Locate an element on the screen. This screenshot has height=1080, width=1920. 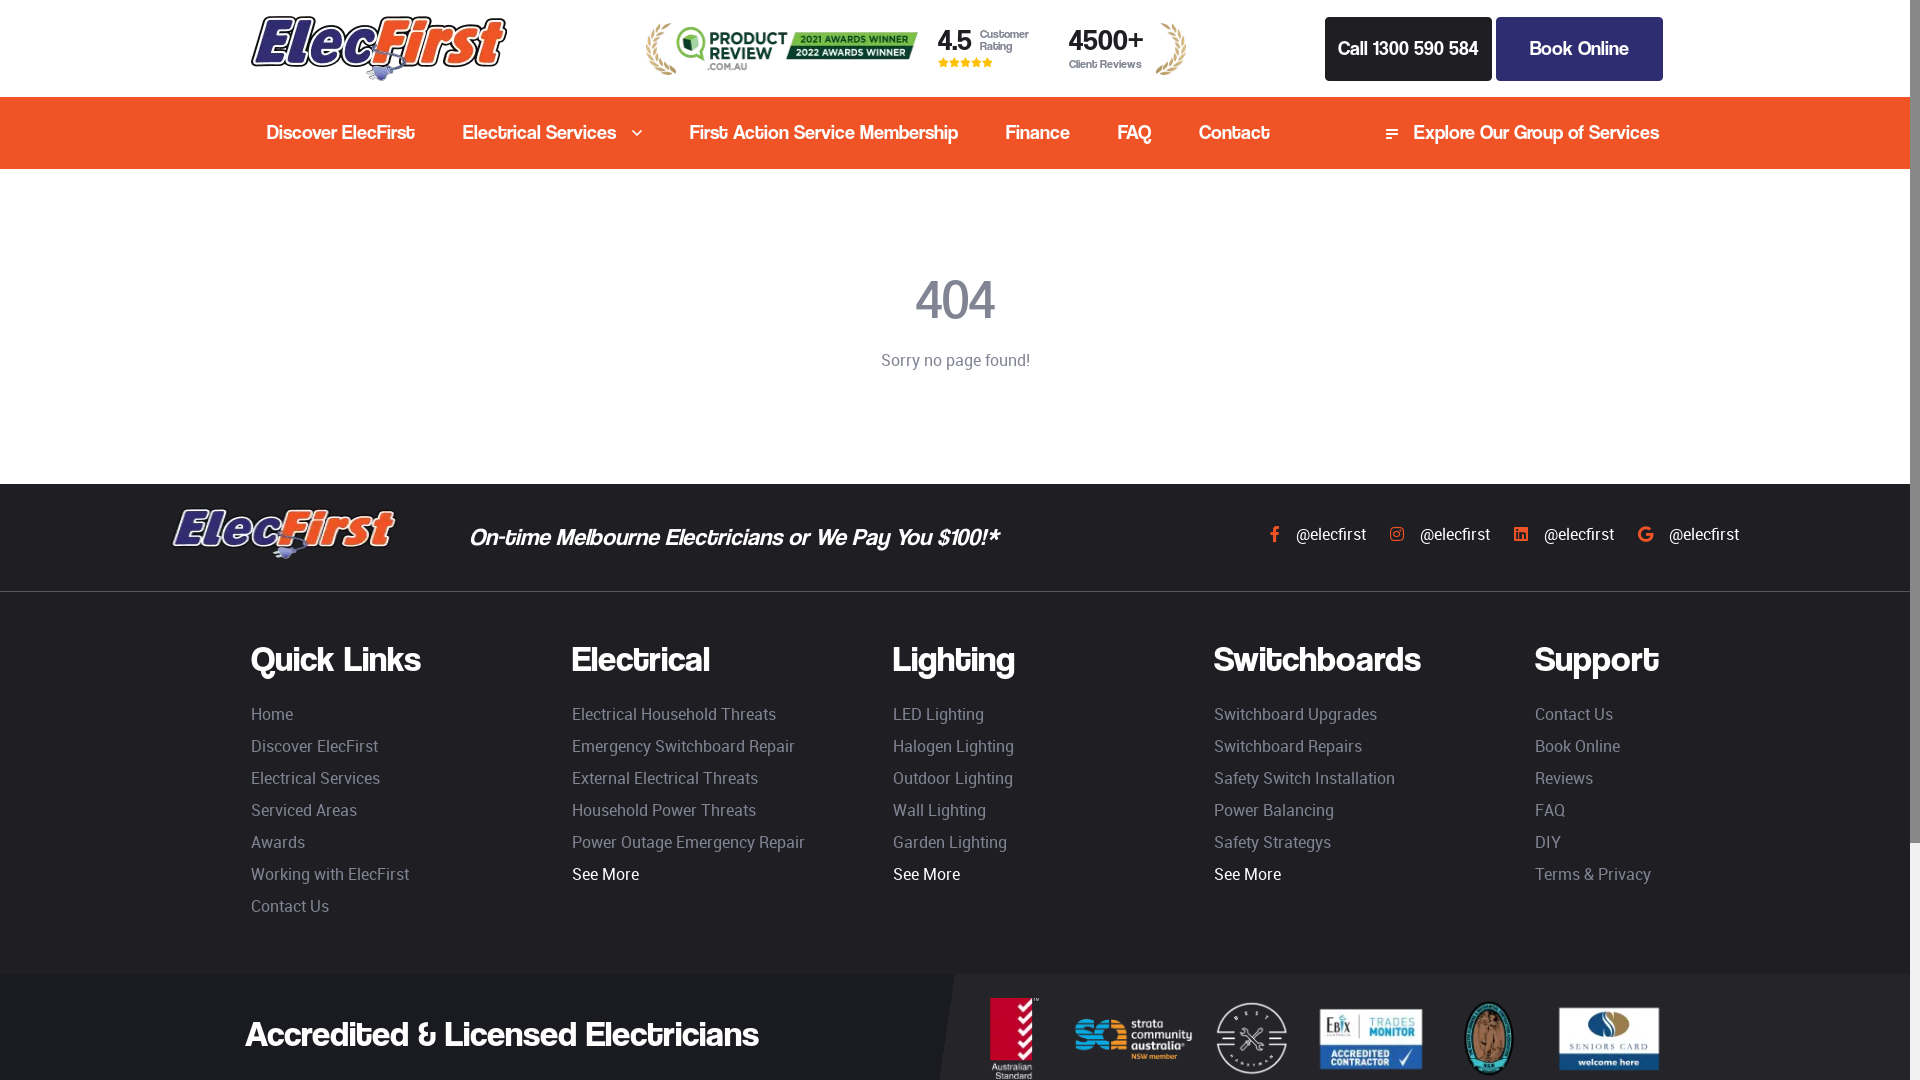
'Book Online' is located at coordinates (1578, 46).